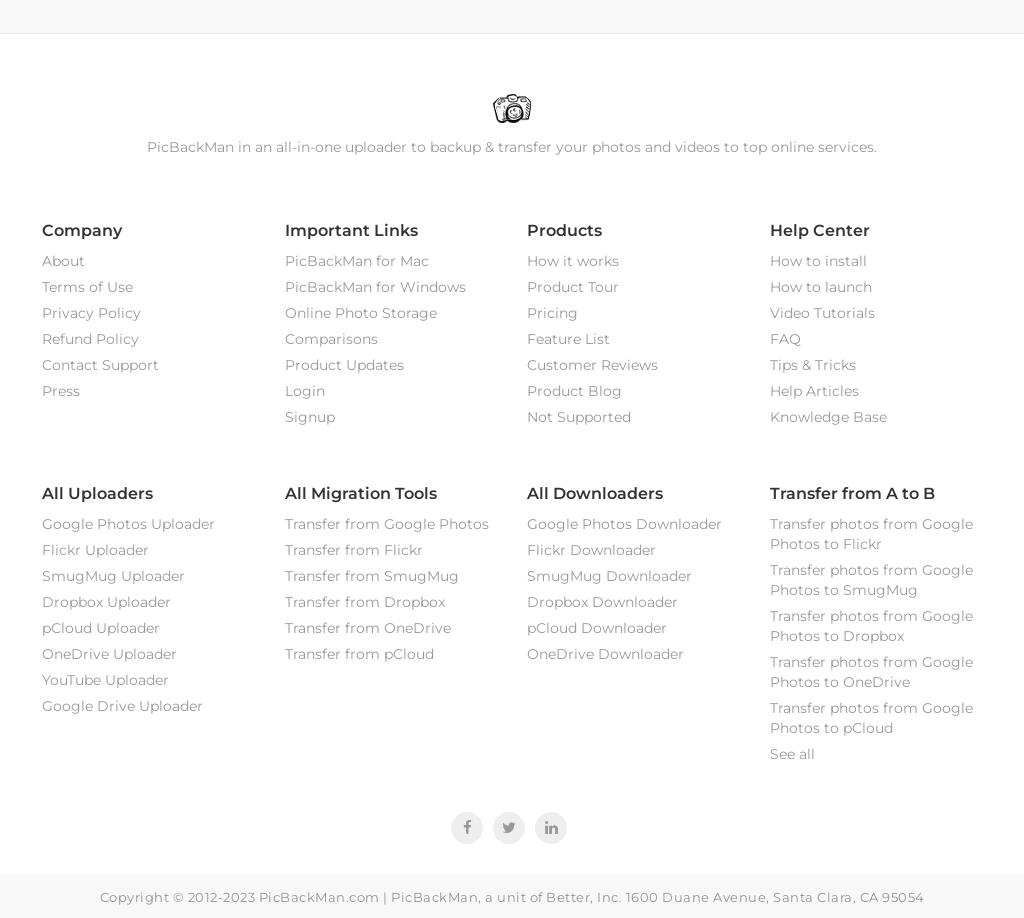 This screenshot has height=918, width=1024. What do you see at coordinates (113, 574) in the screenshot?
I see `'SmugMug Uploader'` at bounding box center [113, 574].